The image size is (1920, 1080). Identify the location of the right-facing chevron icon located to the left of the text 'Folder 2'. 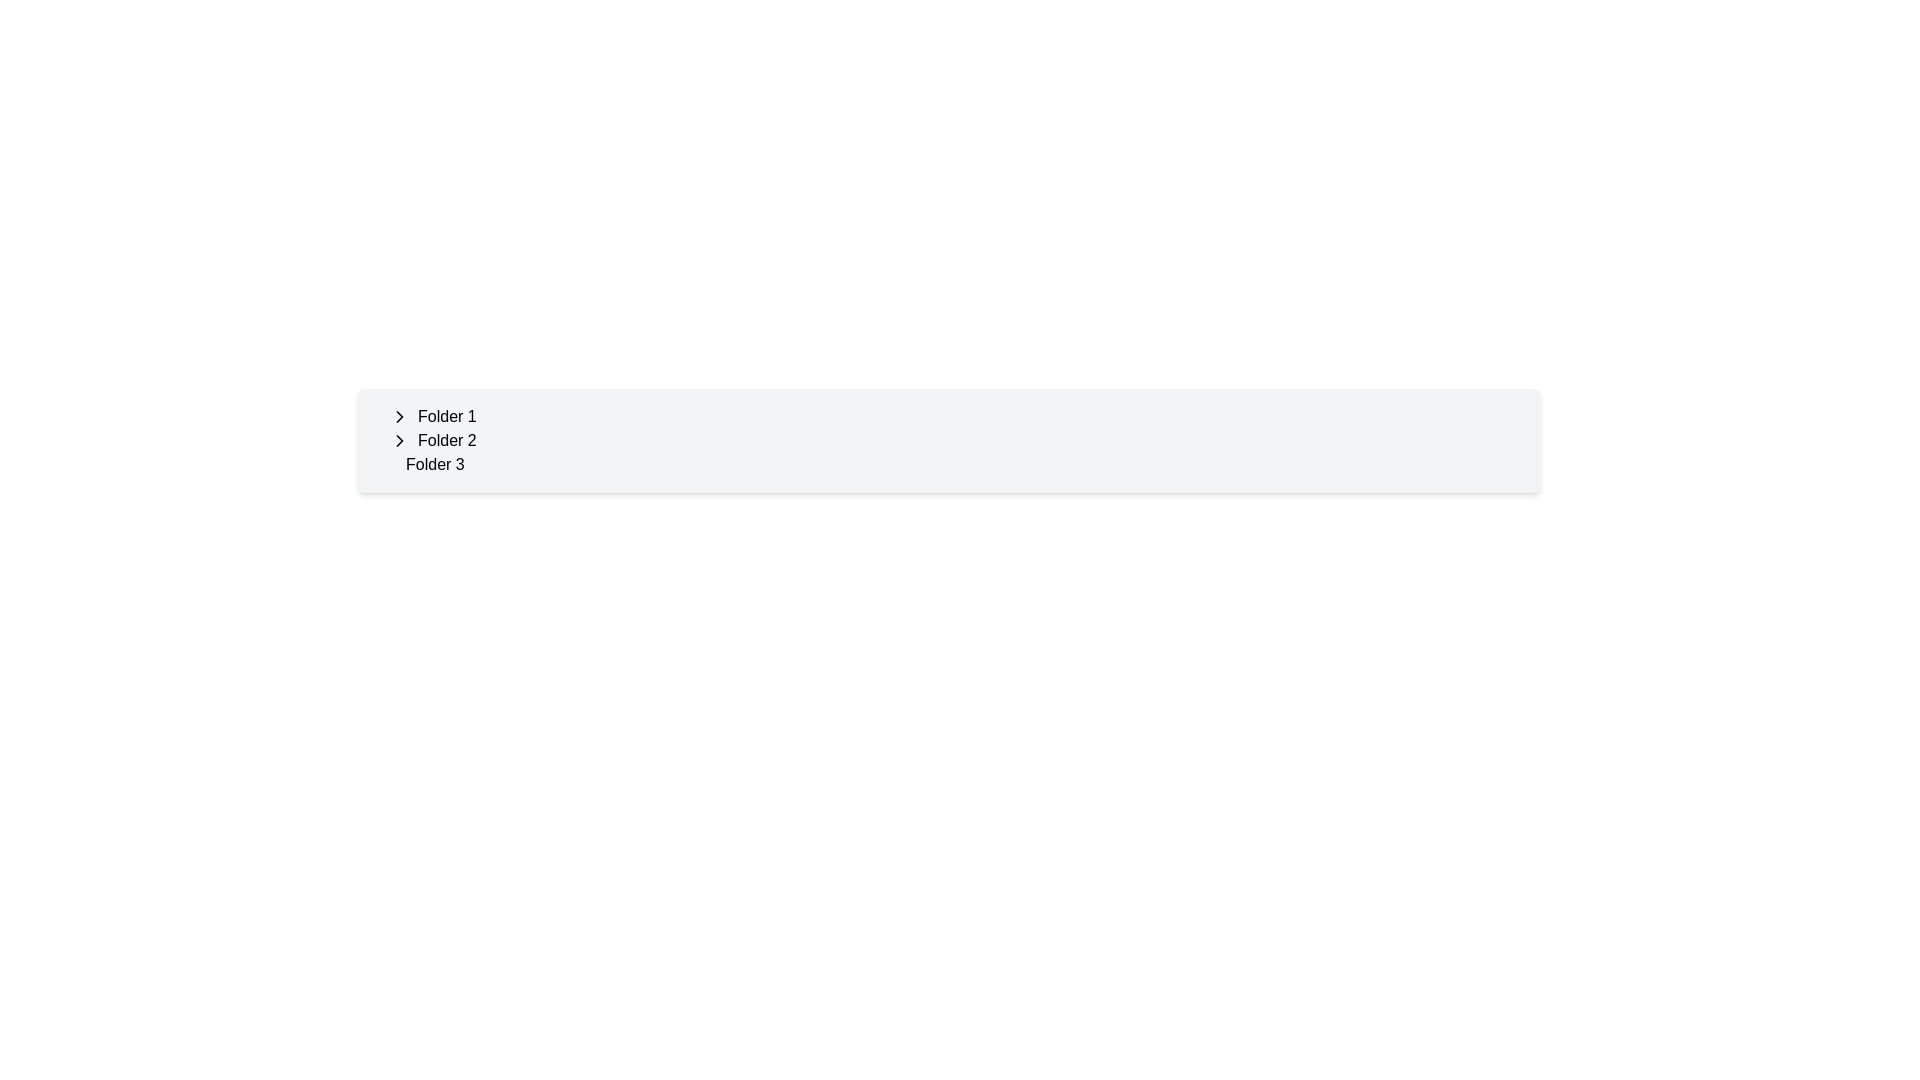
(399, 439).